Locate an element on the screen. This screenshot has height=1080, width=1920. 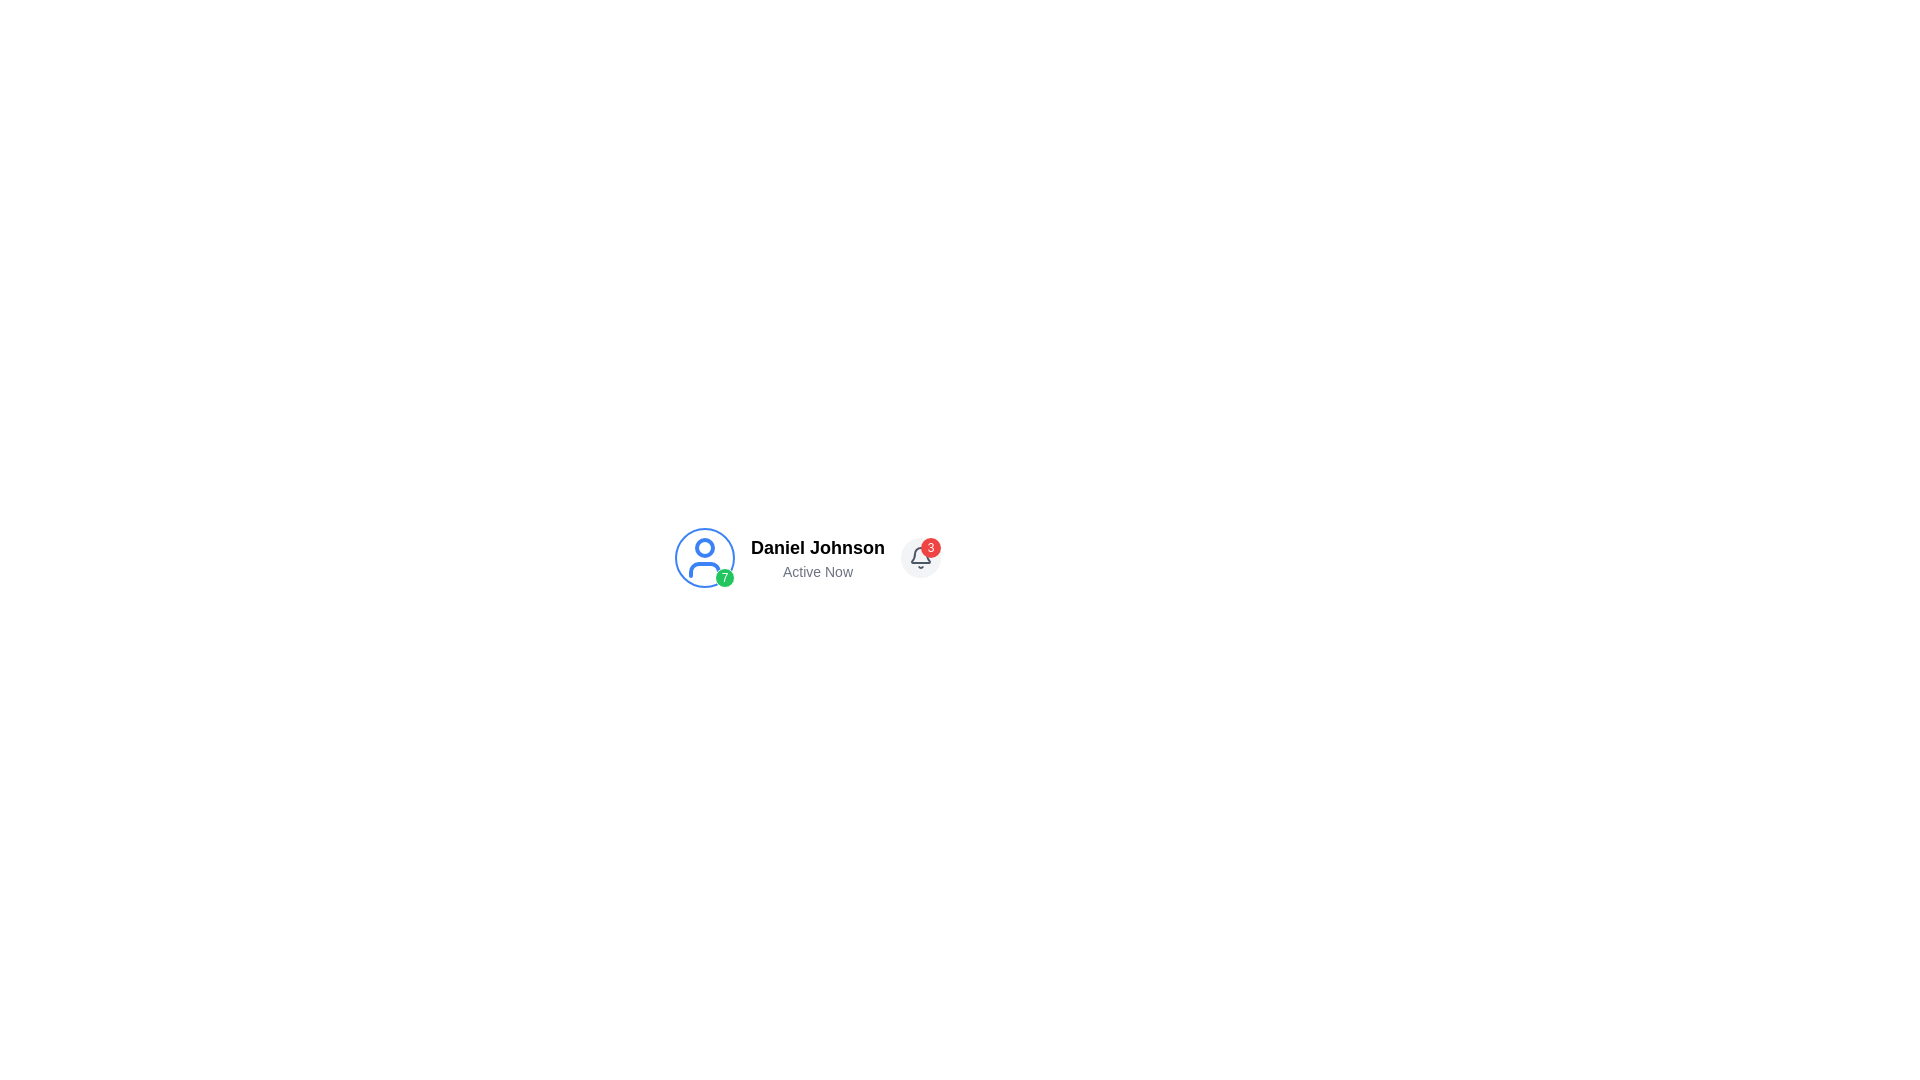
text content of the 'Active Now' label that appears below the user's name 'Daniel Johnson' in gray-colored font is located at coordinates (817, 571).